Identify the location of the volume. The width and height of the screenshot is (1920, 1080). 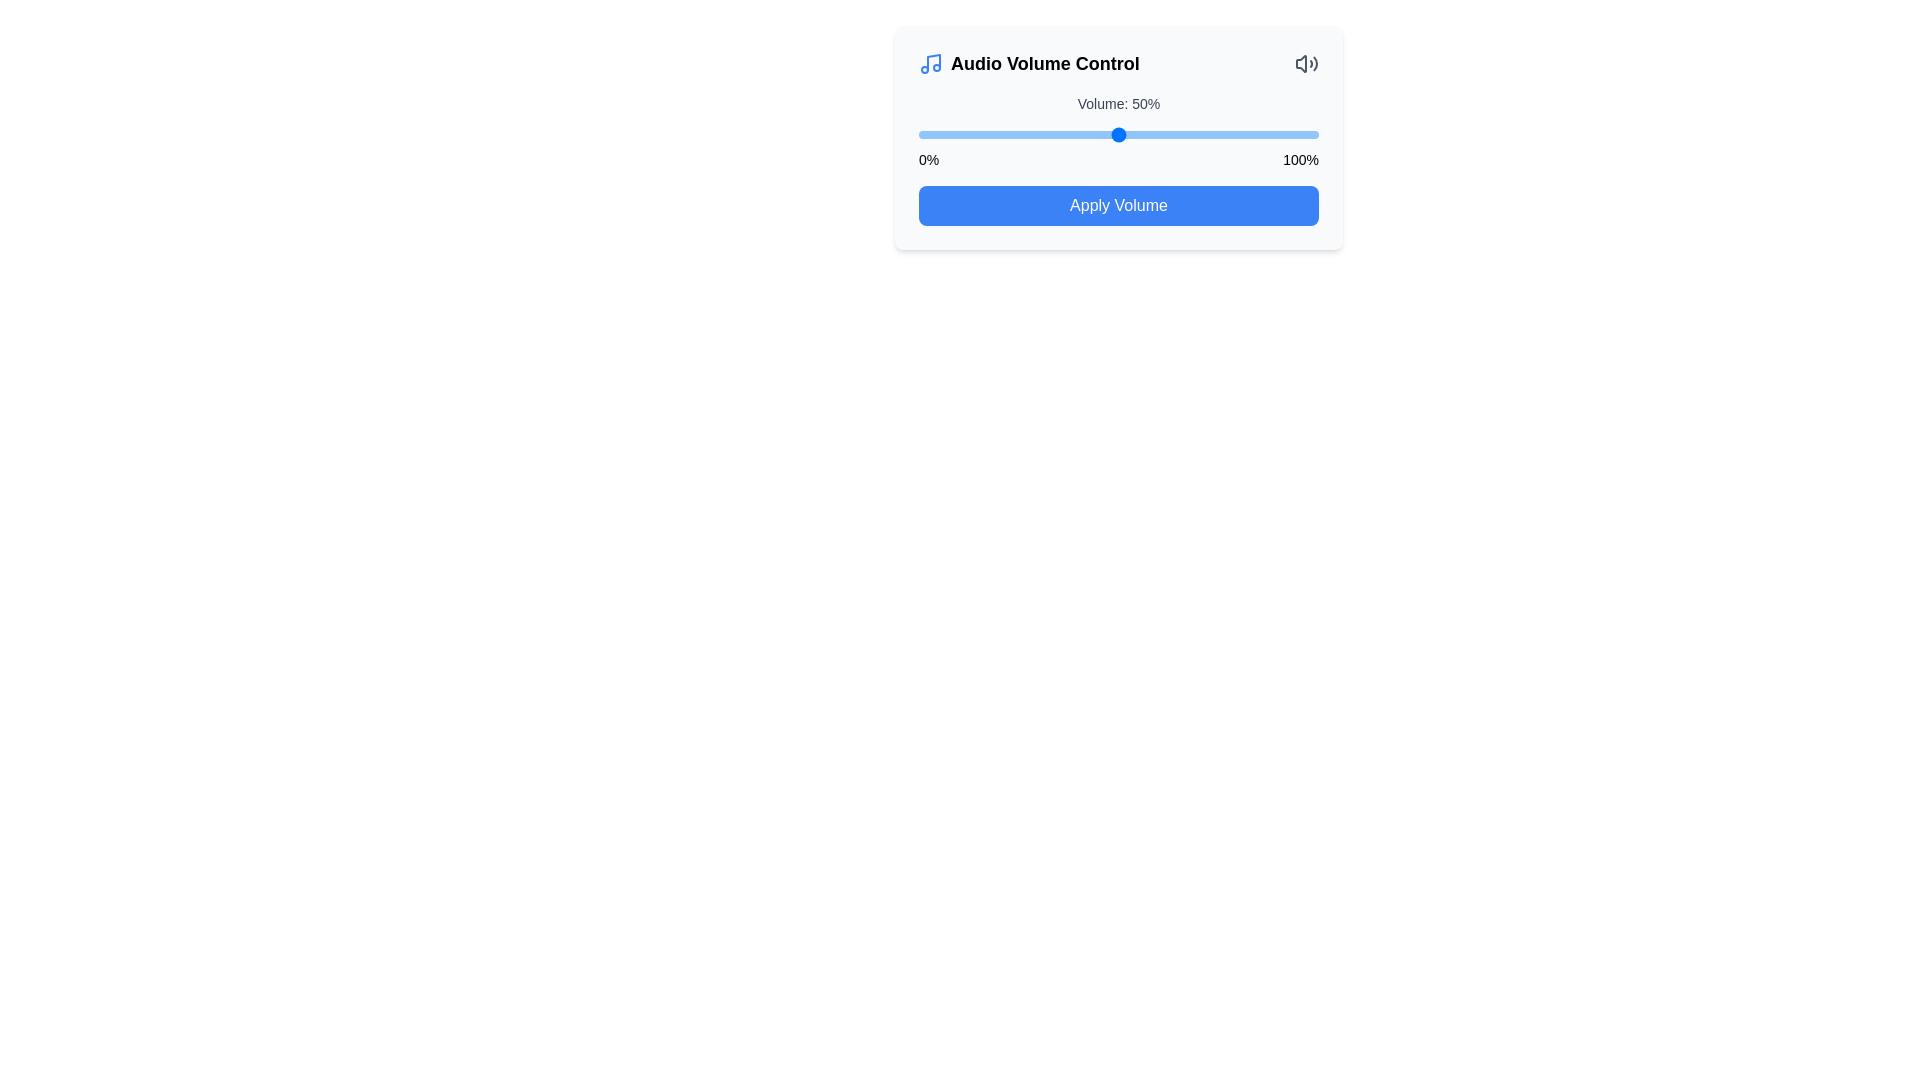
(979, 135).